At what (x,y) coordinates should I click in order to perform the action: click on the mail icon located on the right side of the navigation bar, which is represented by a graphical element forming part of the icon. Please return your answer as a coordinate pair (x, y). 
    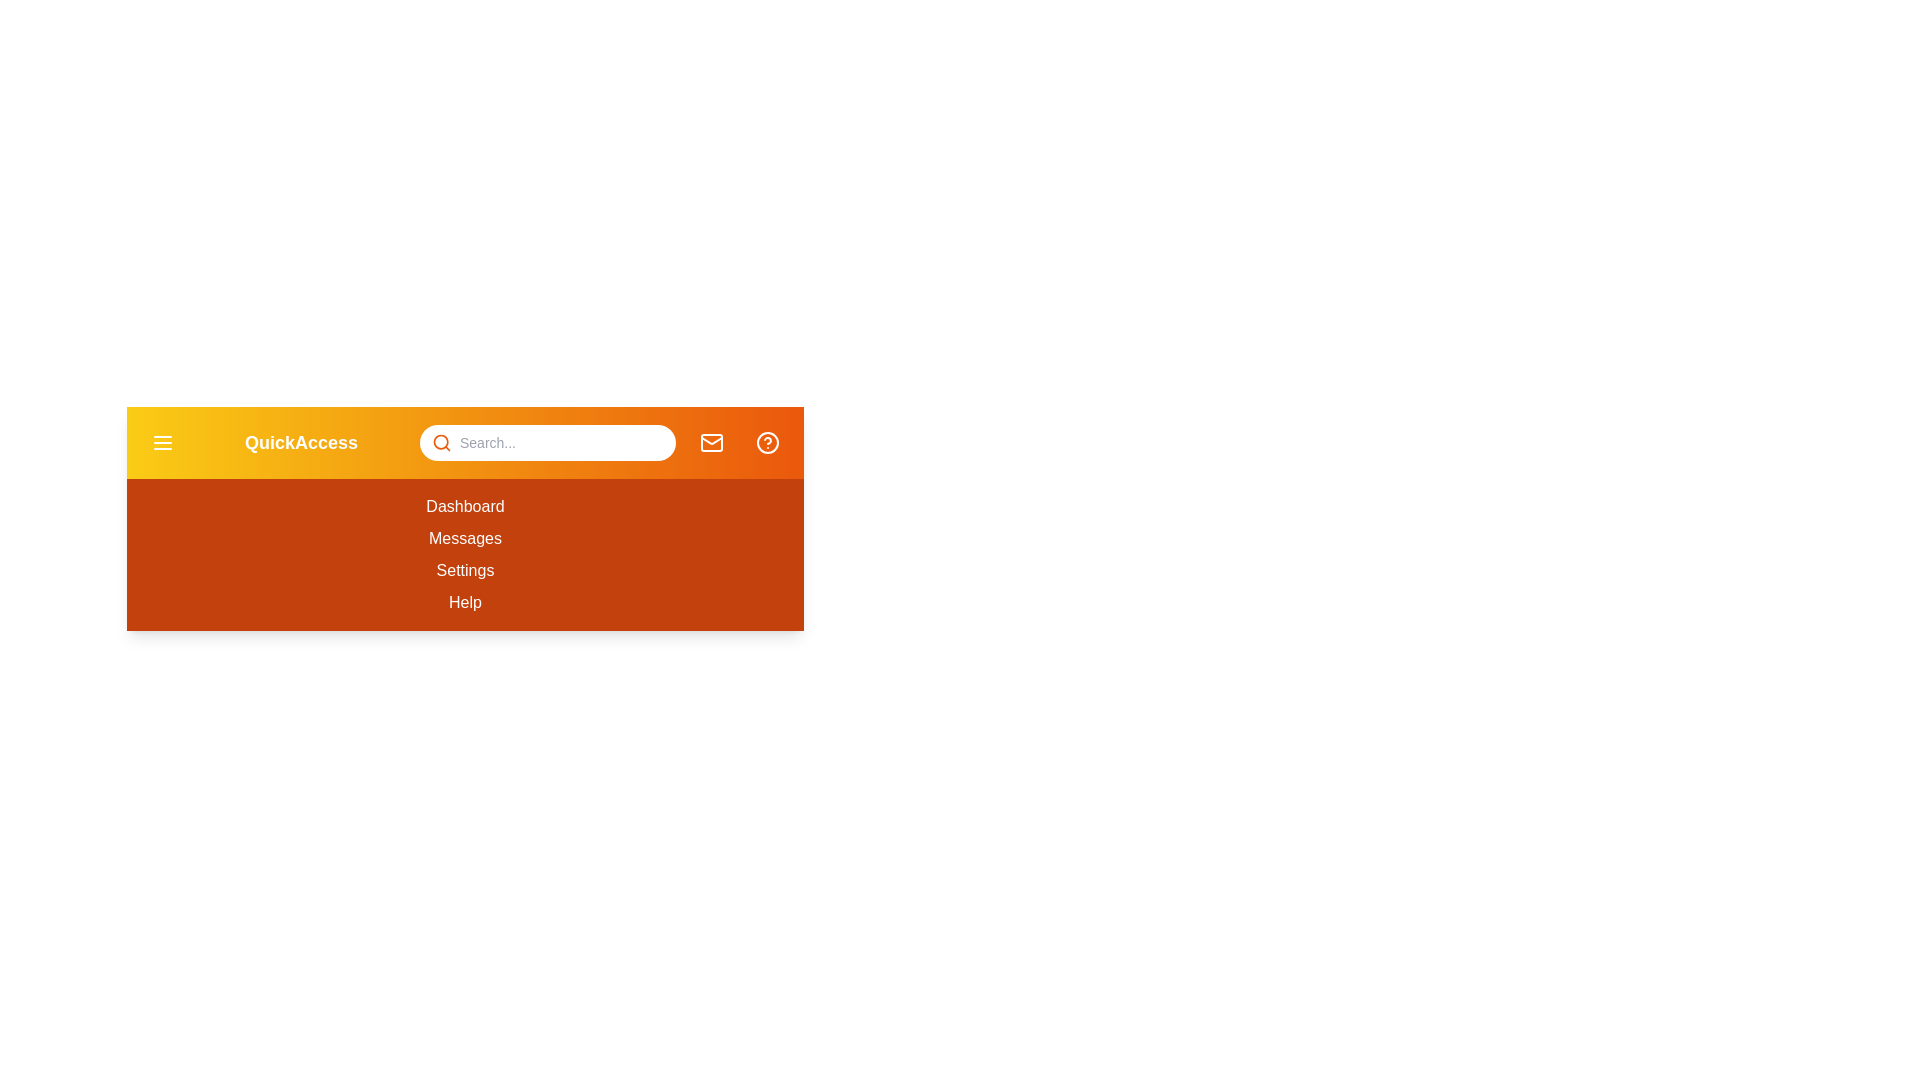
    Looking at the image, I should click on (711, 442).